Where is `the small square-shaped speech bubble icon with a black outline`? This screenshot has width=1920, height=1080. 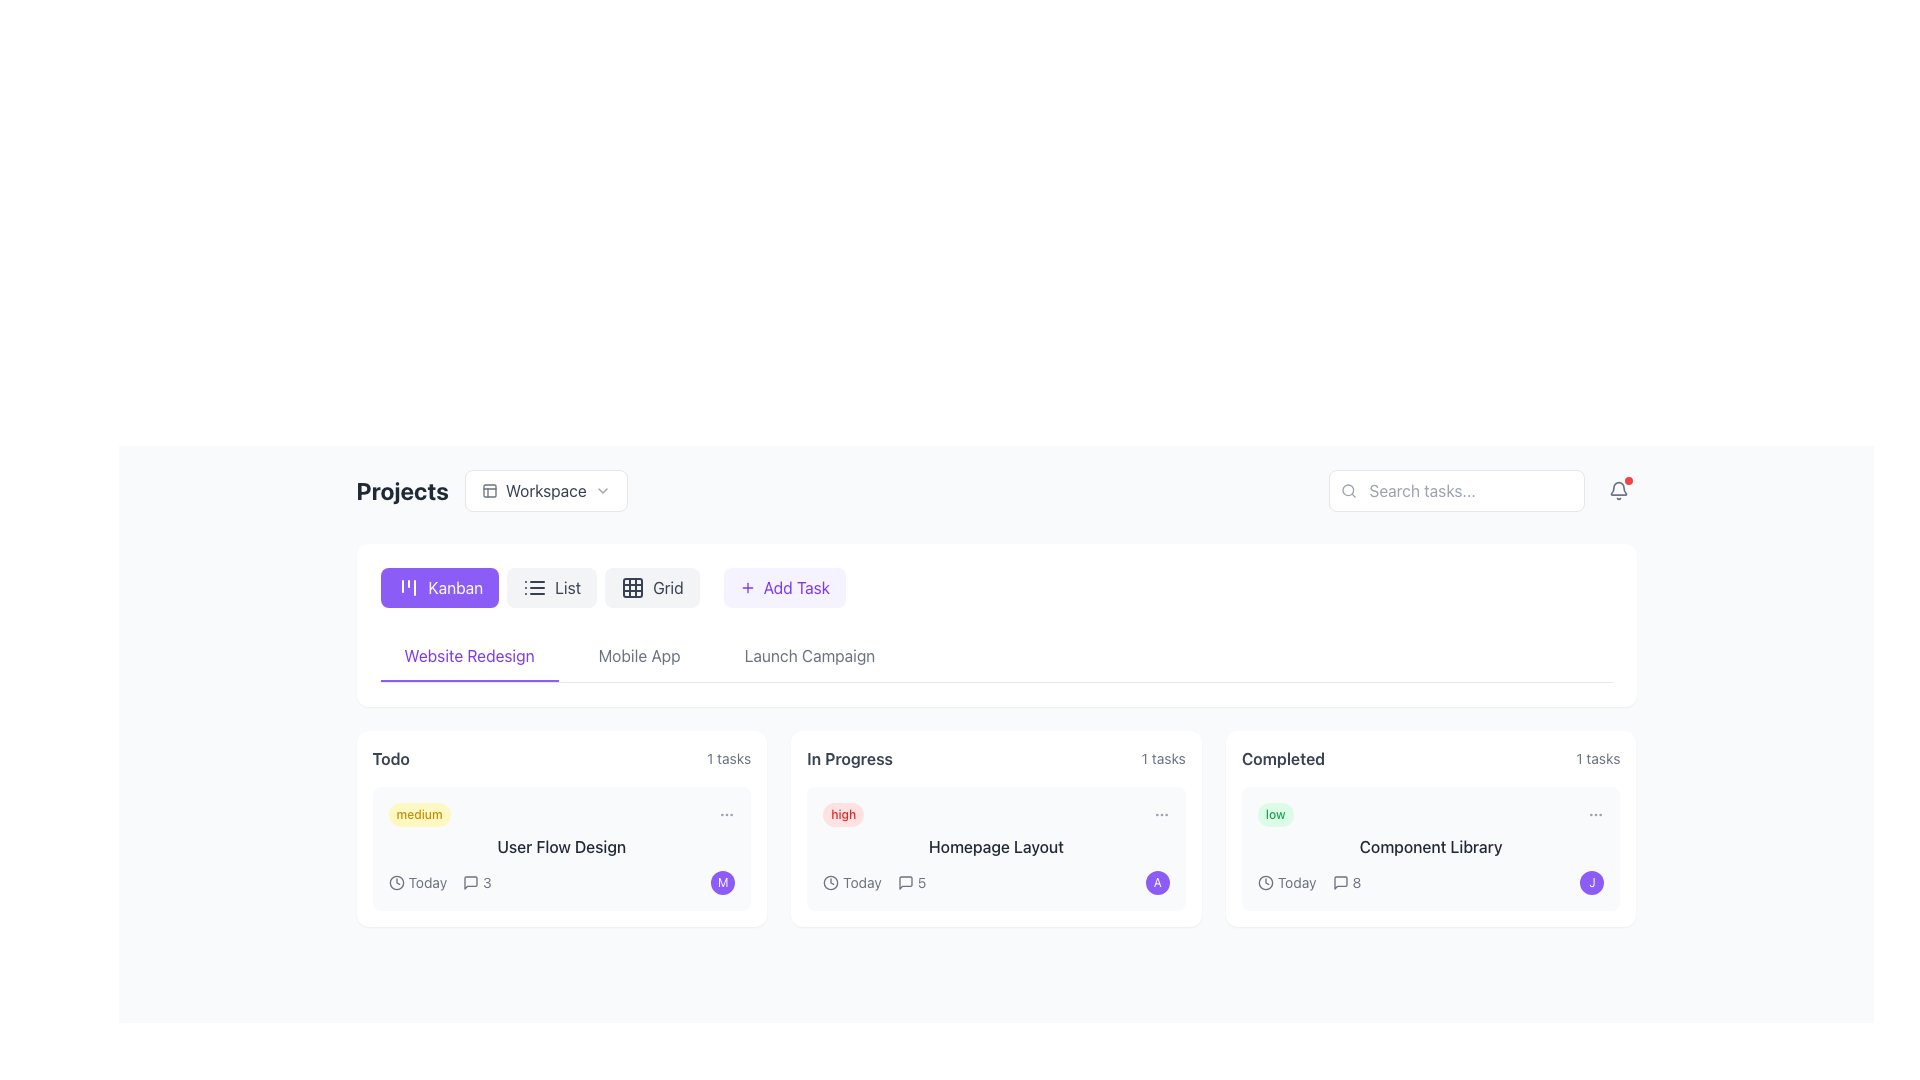
the small square-shaped speech bubble icon with a black outline is located at coordinates (904, 882).